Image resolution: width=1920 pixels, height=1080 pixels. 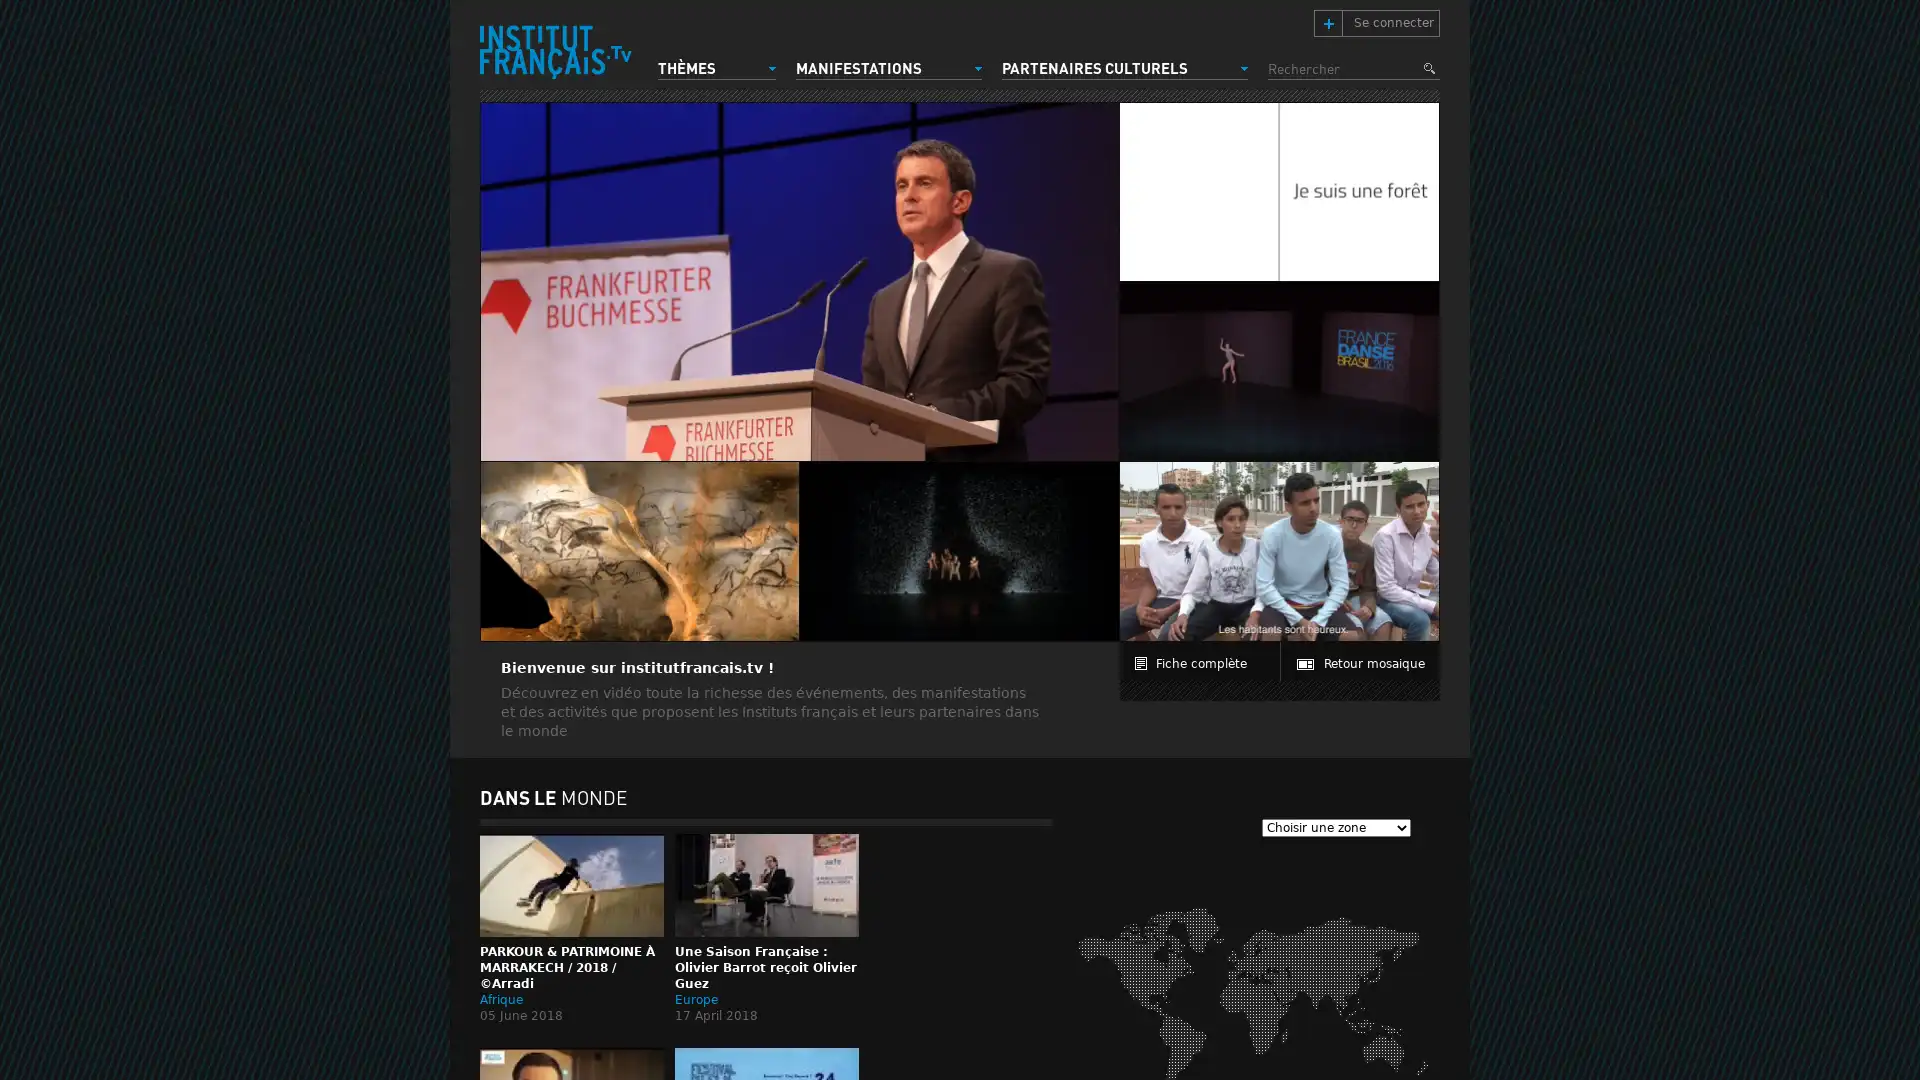 What do you see at coordinates (1429, 69) in the screenshot?
I see `Submit` at bounding box center [1429, 69].